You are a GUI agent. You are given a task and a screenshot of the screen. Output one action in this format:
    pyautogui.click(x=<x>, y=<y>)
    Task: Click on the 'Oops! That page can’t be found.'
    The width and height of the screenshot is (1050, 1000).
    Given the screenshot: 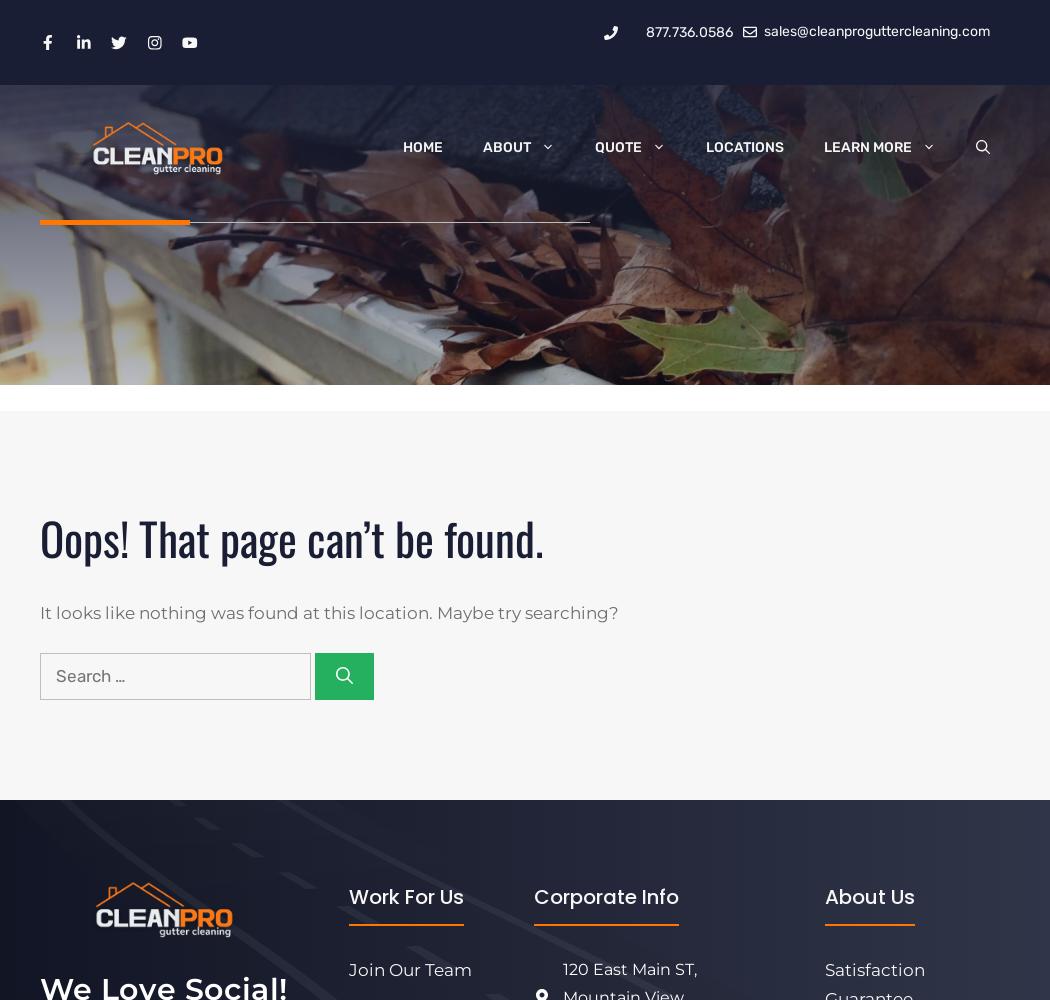 What is the action you would take?
    pyautogui.click(x=39, y=536)
    